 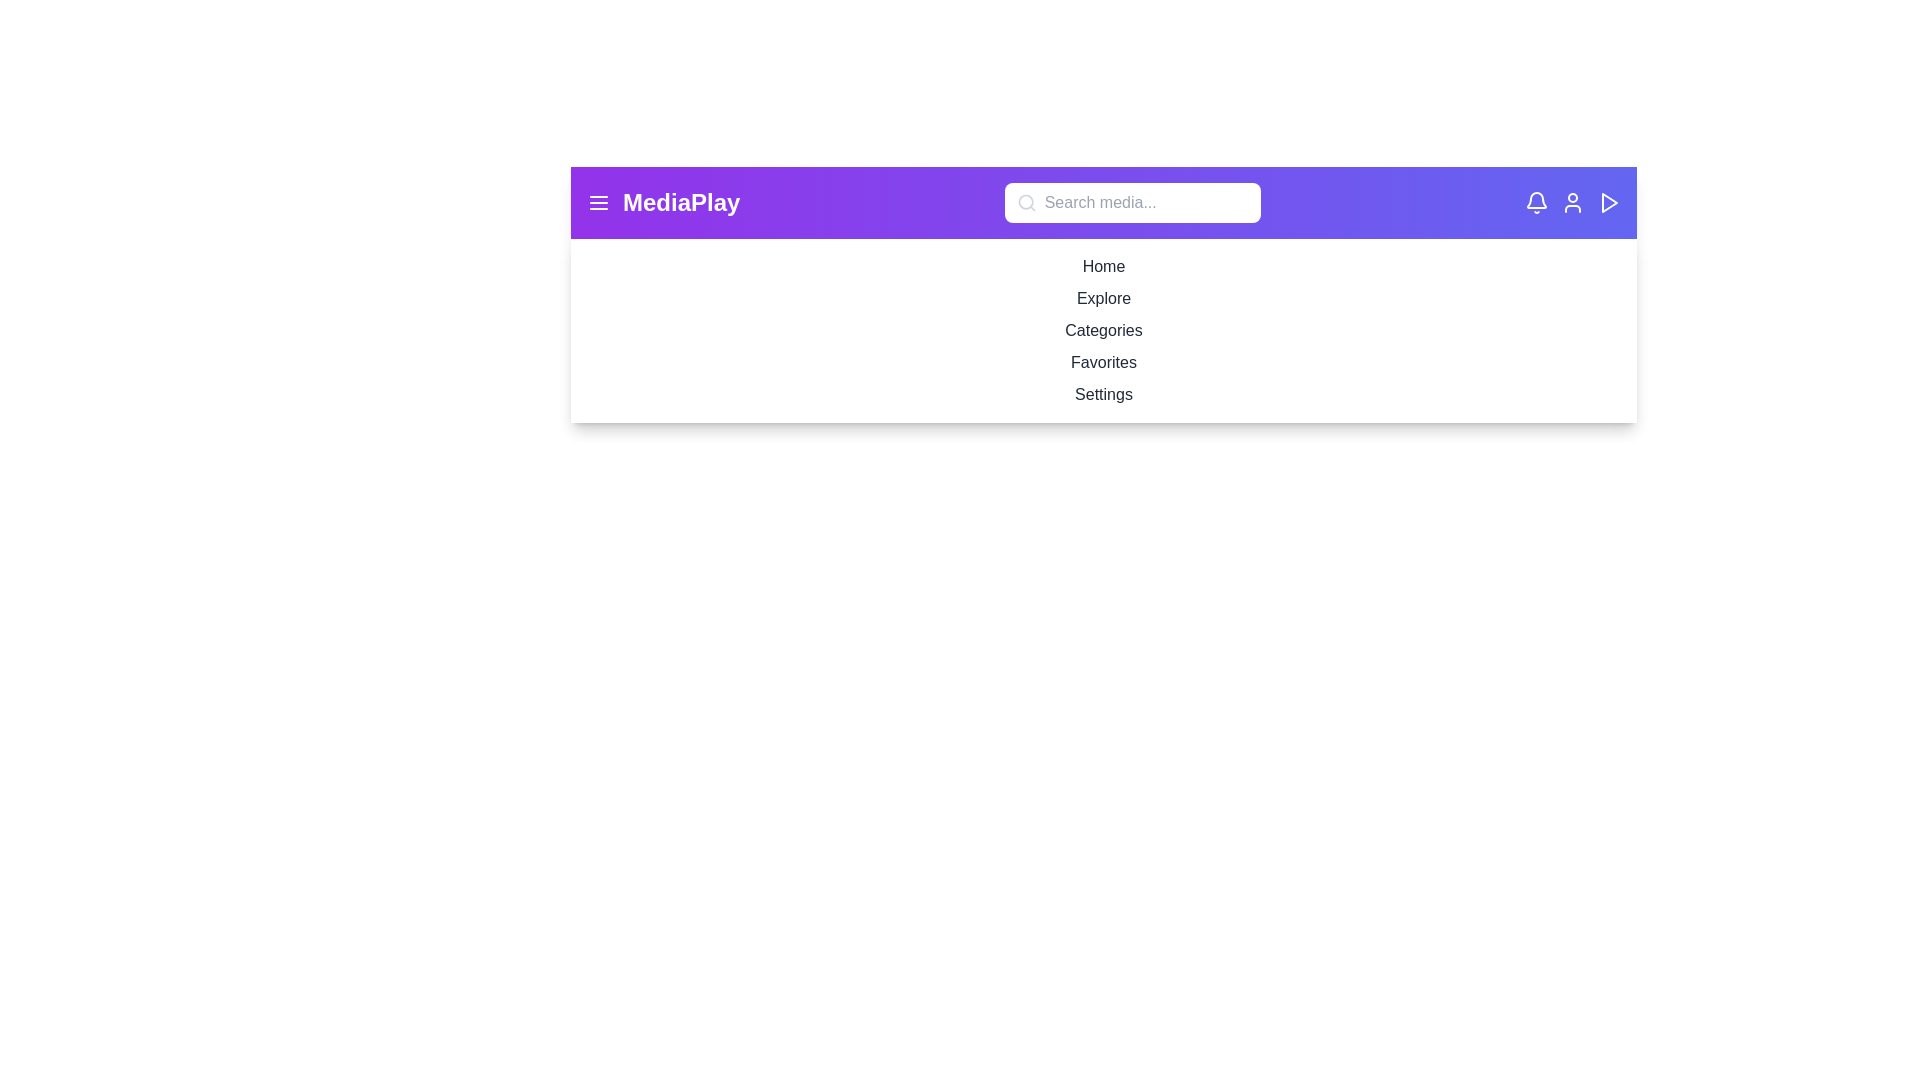 What do you see at coordinates (1026, 203) in the screenshot?
I see `the search icon located to the left of the text input box at the top center of the interface, which initiates the search functionality` at bounding box center [1026, 203].